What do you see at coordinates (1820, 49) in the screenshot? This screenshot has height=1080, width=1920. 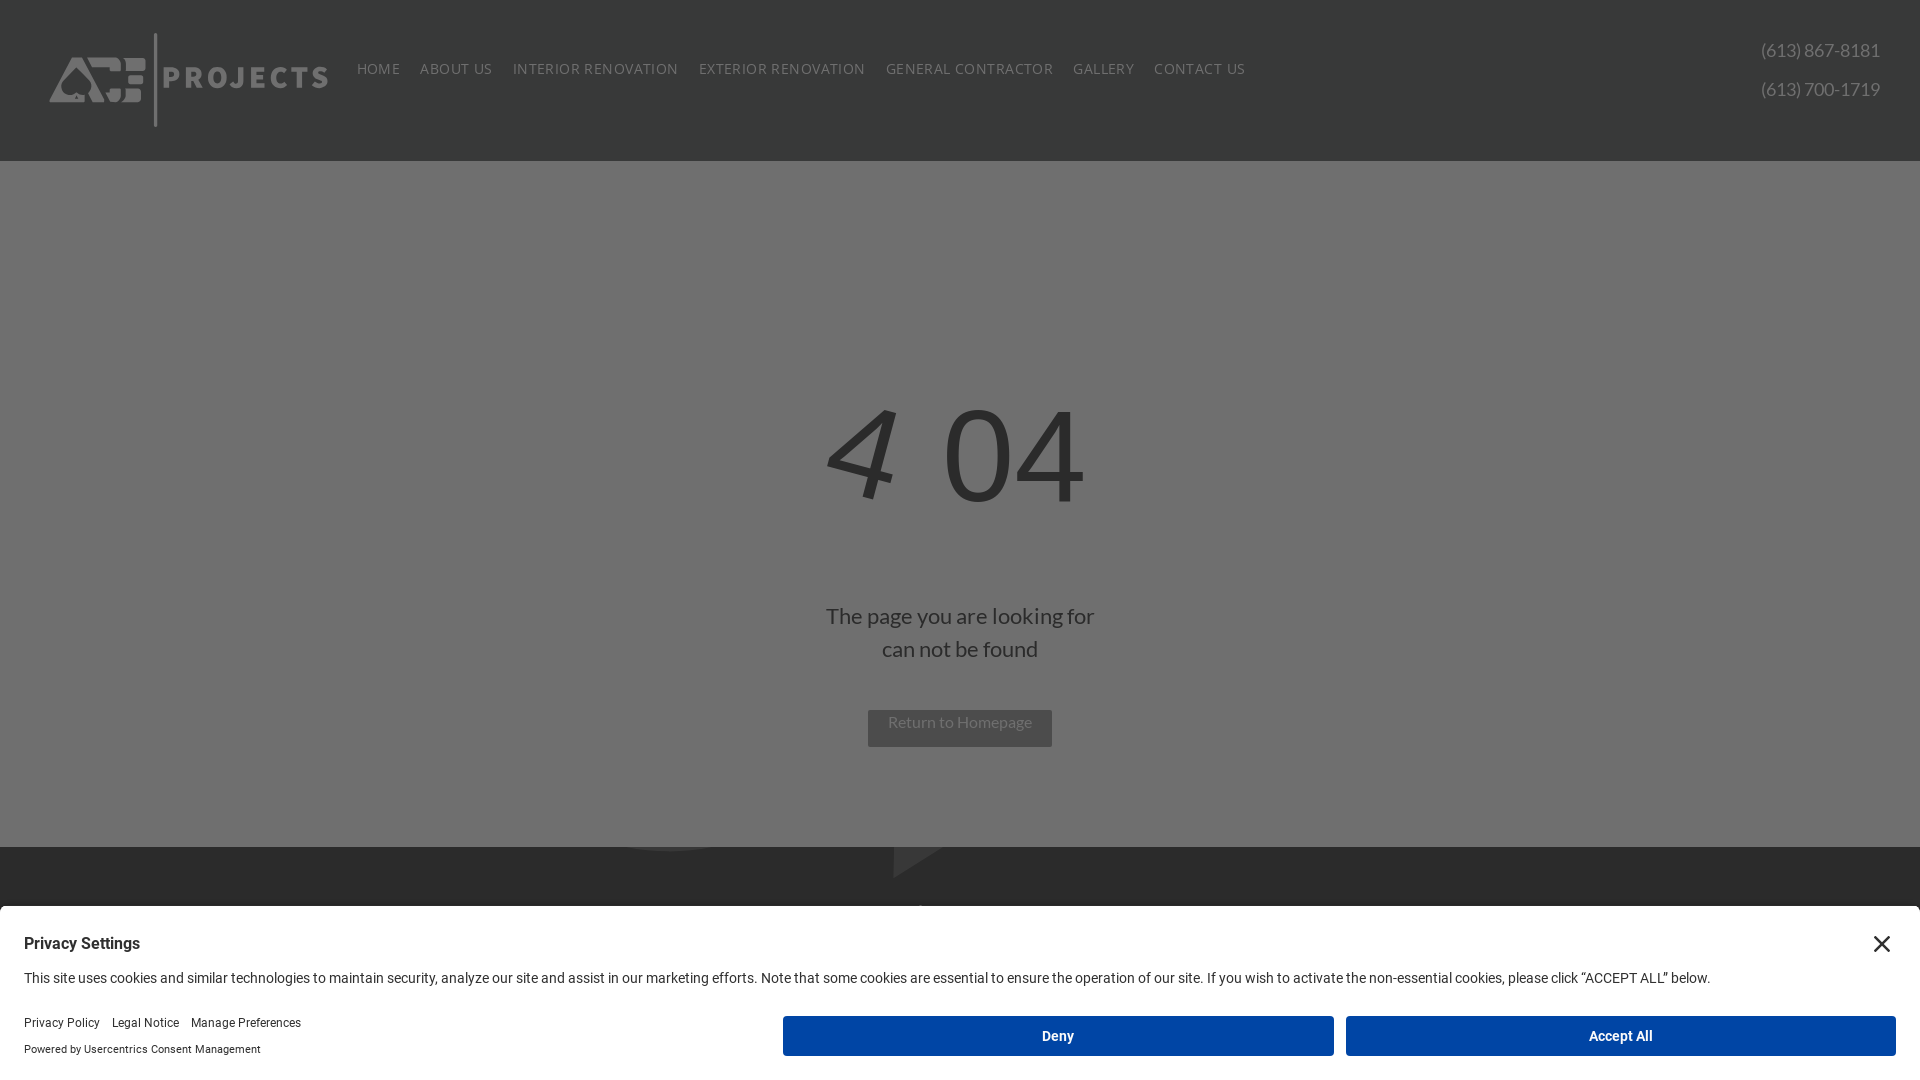 I see `'(613) 867-8181'` at bounding box center [1820, 49].